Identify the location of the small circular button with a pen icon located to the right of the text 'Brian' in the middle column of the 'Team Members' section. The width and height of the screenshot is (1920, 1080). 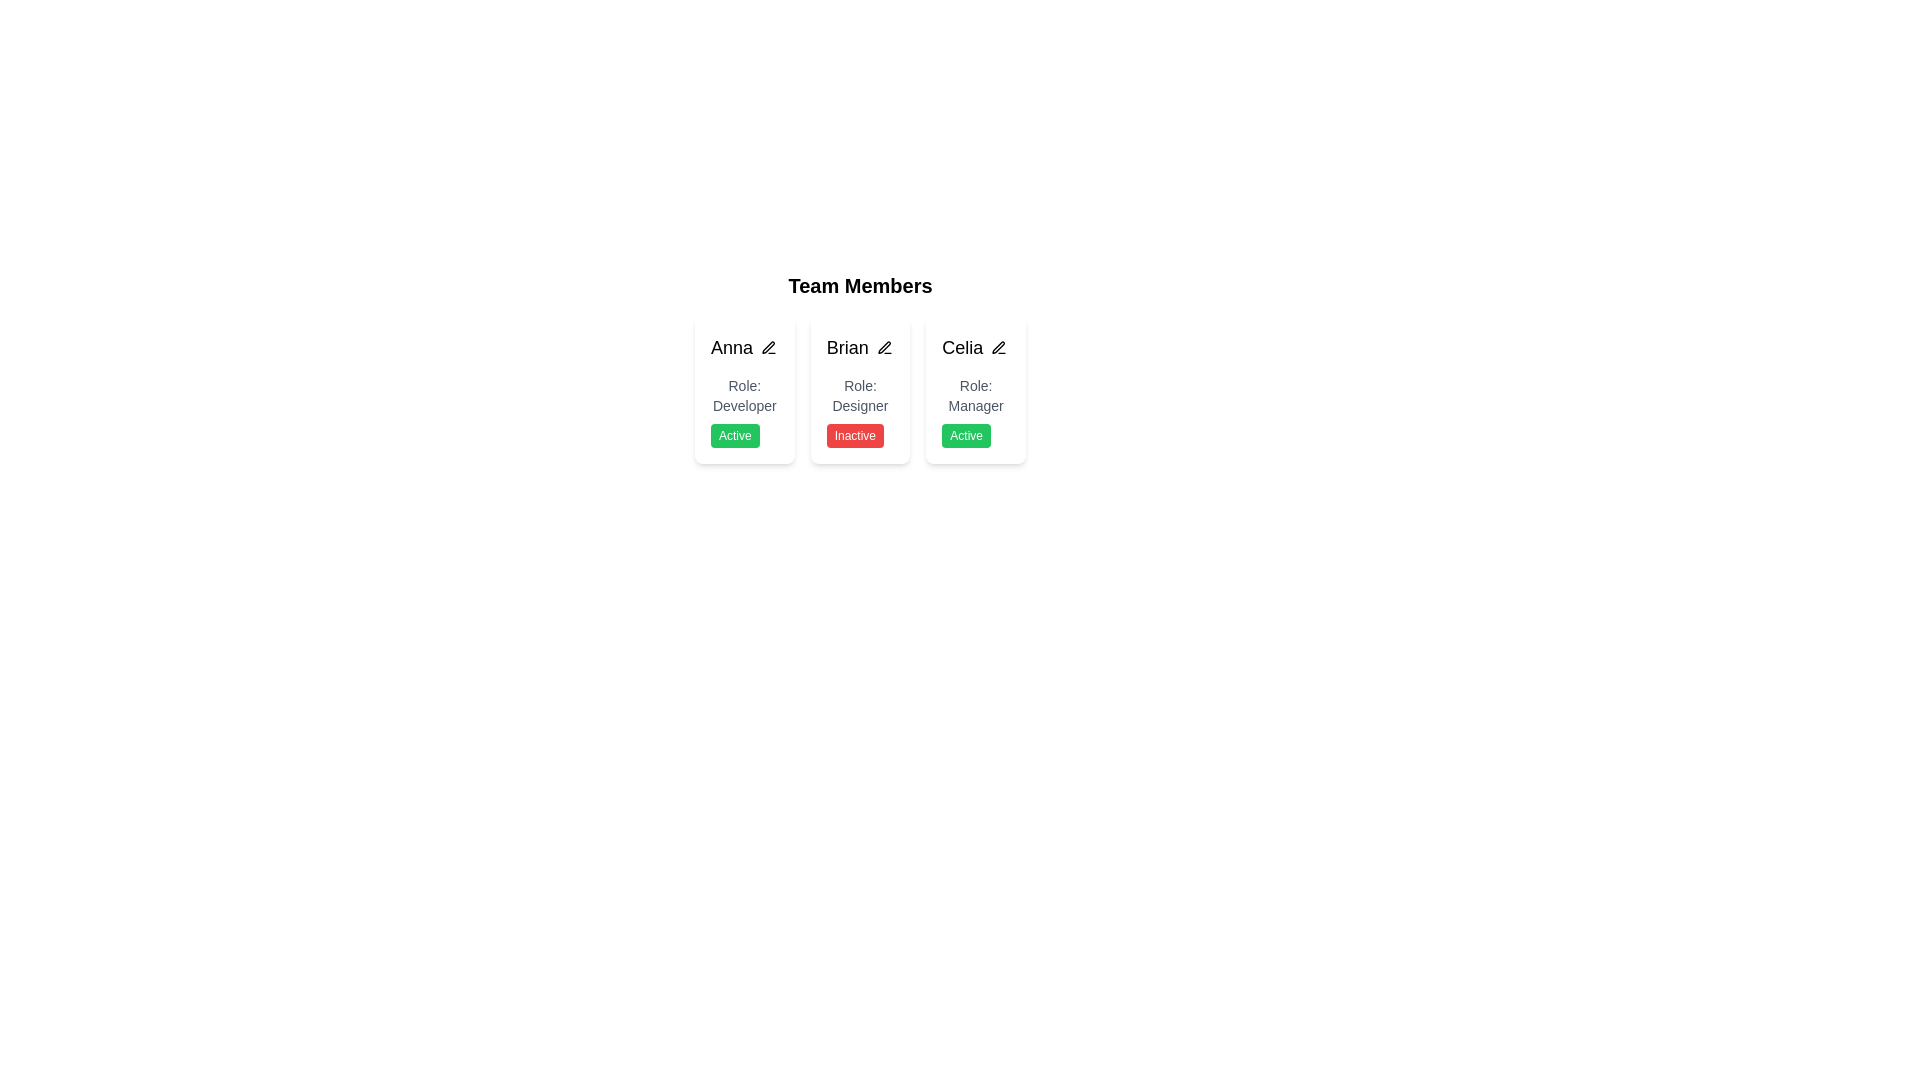
(883, 346).